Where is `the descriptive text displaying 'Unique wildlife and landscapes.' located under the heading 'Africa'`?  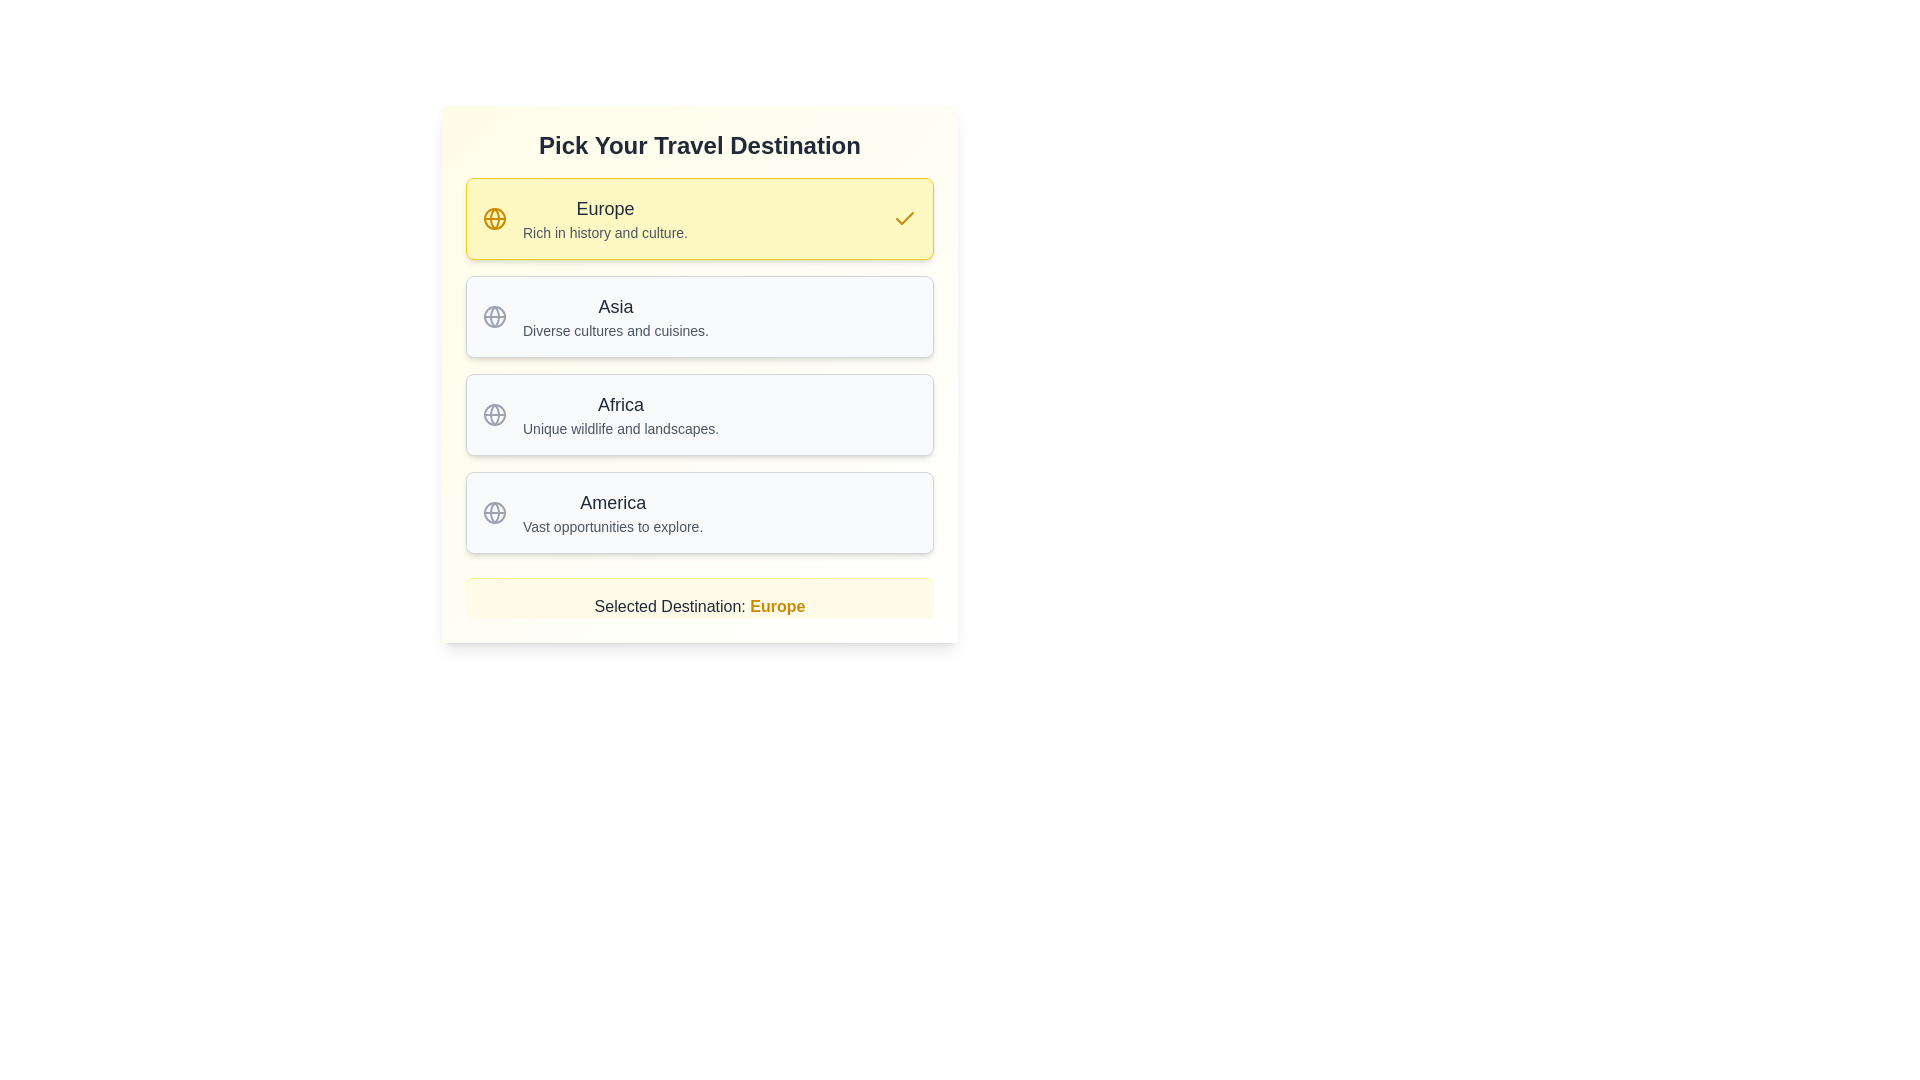 the descriptive text displaying 'Unique wildlife and landscapes.' located under the heading 'Africa' is located at coordinates (620, 427).